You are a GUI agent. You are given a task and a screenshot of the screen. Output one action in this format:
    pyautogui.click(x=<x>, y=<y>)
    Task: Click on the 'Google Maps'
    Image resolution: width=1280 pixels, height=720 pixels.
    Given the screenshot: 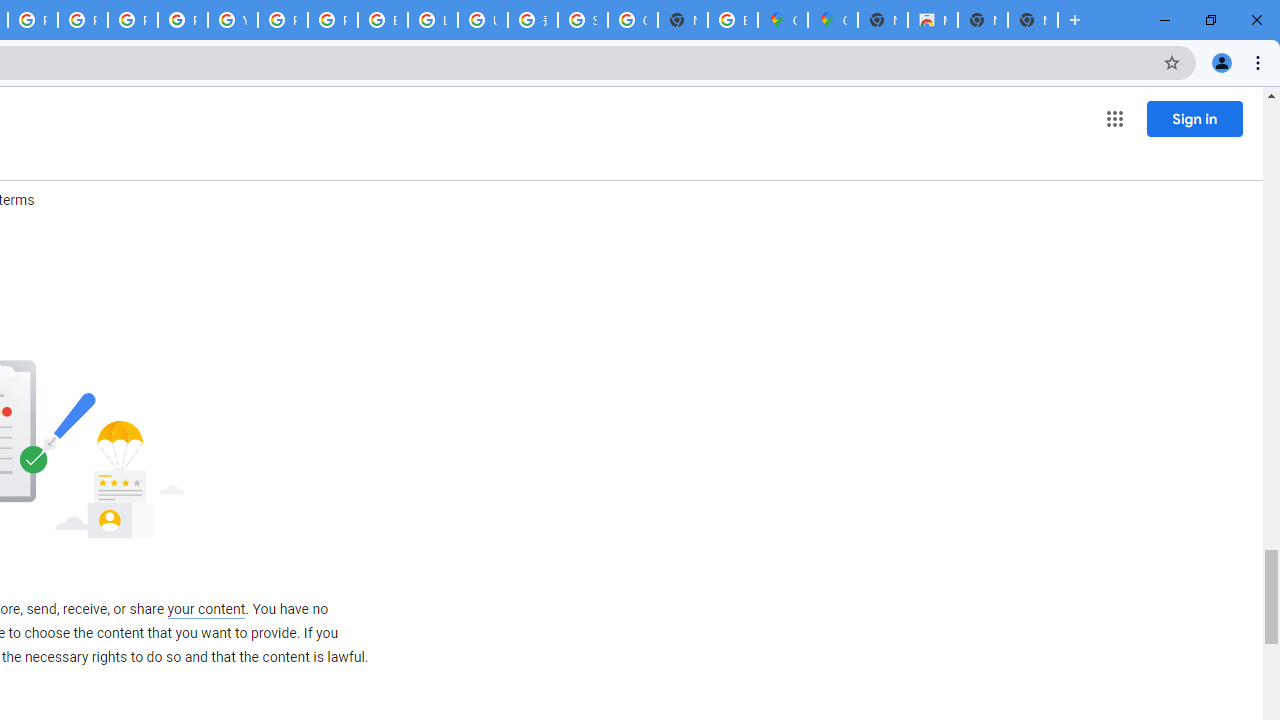 What is the action you would take?
    pyautogui.click(x=832, y=20)
    